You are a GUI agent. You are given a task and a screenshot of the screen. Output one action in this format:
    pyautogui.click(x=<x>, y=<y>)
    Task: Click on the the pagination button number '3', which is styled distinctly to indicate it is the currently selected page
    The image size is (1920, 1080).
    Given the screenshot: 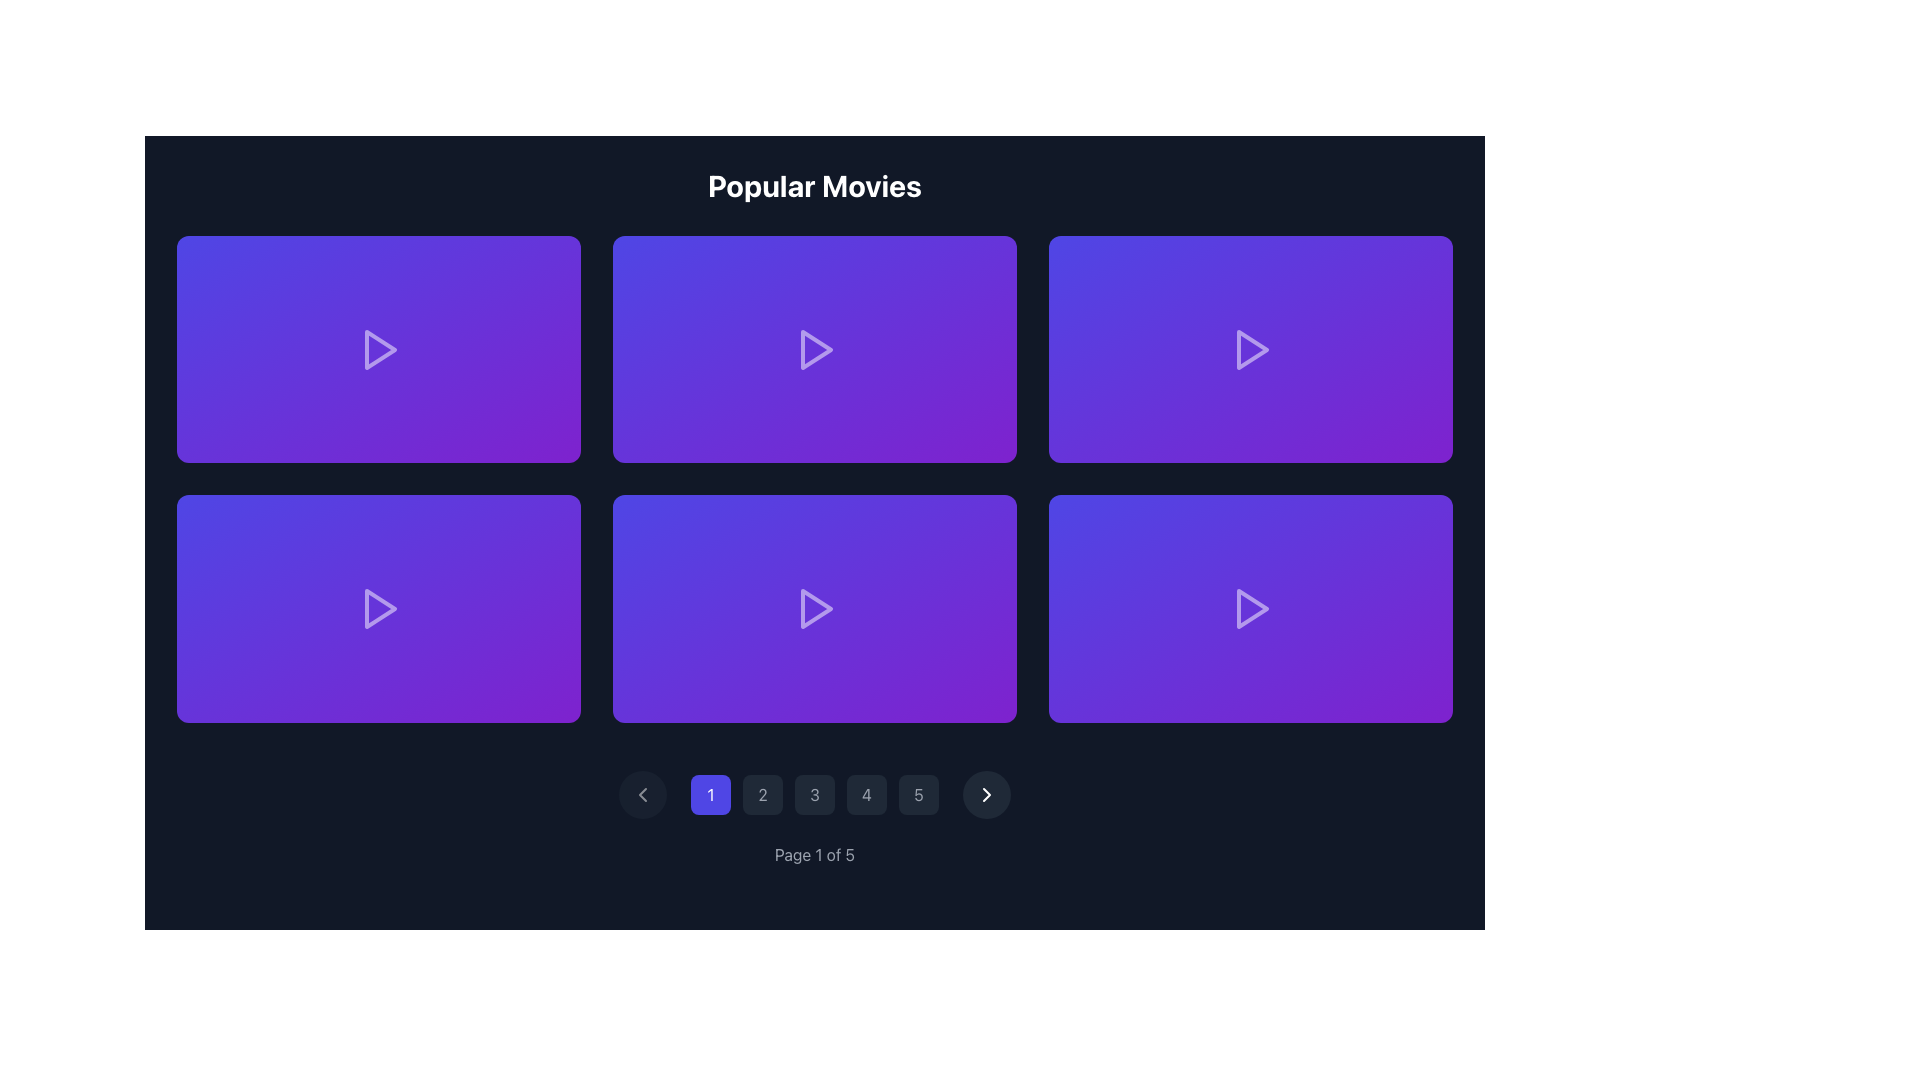 What is the action you would take?
    pyautogui.click(x=815, y=793)
    